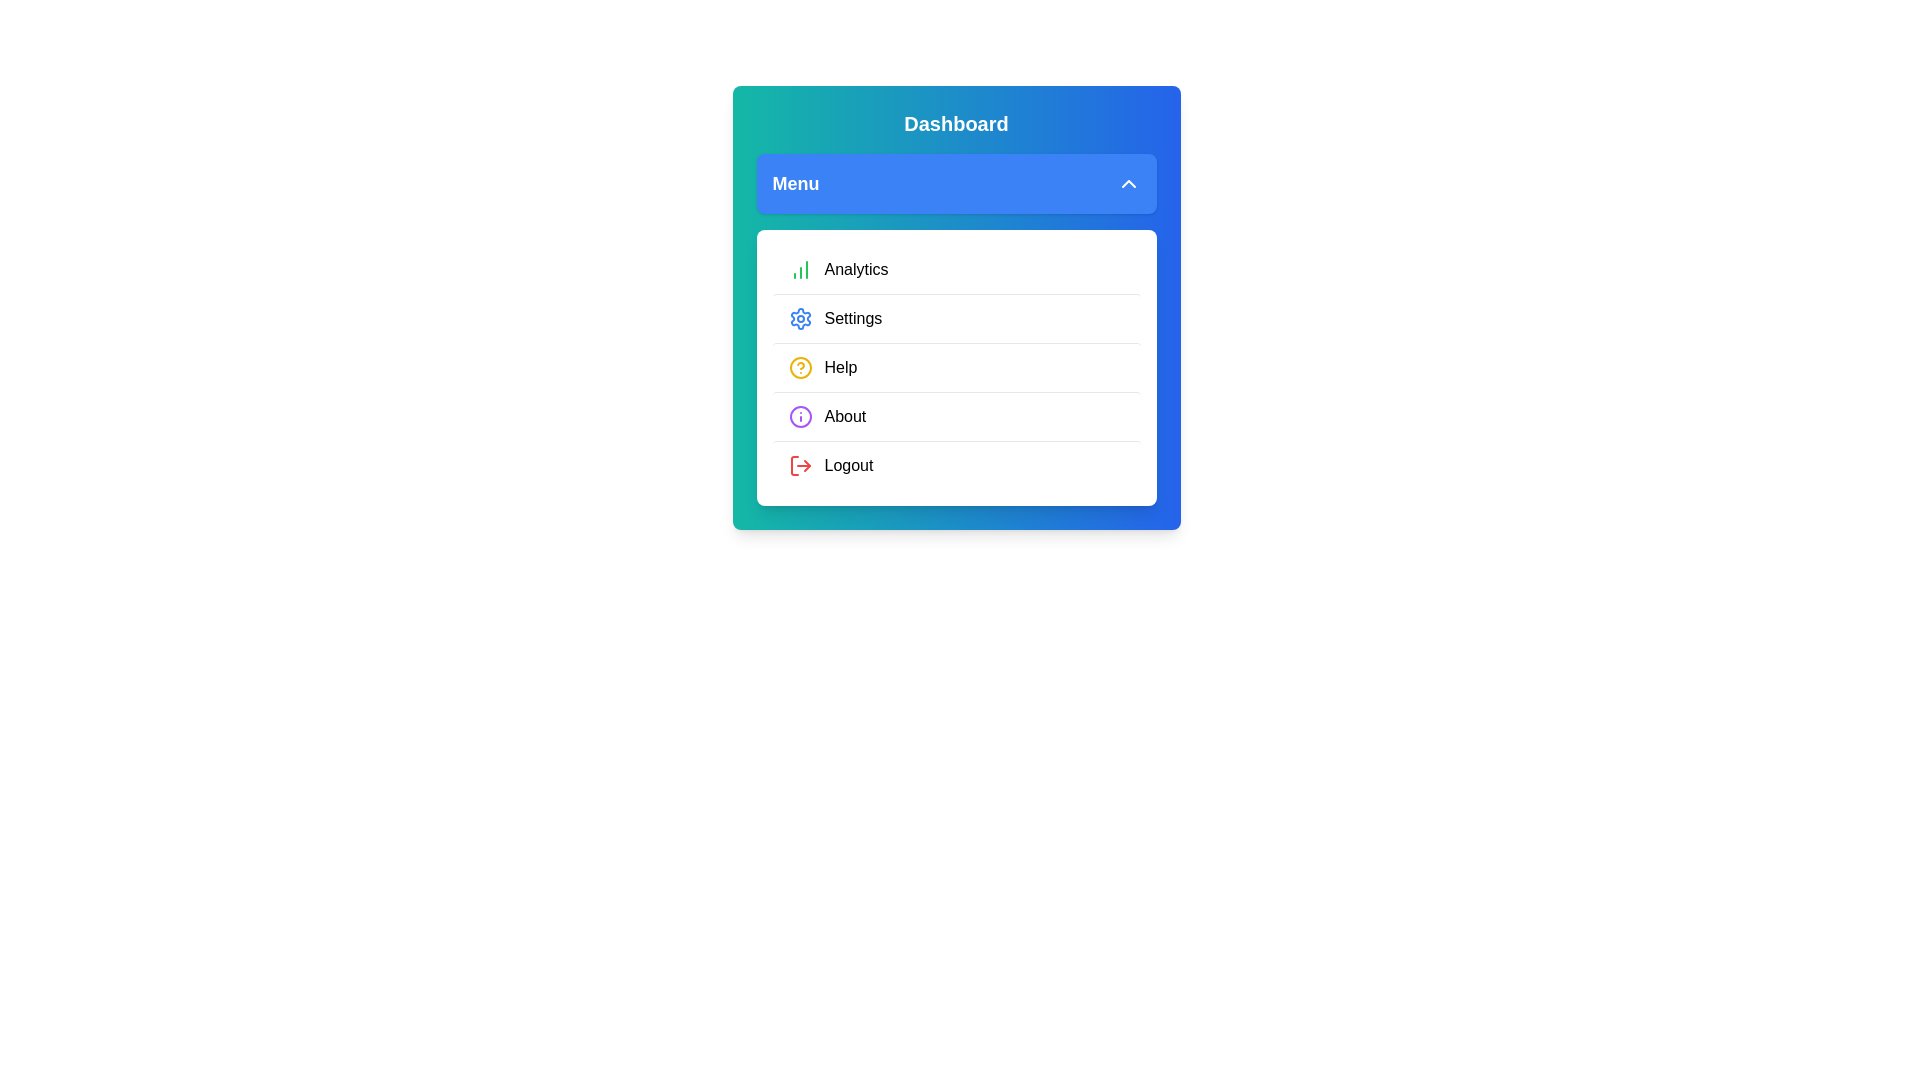 This screenshot has height=1080, width=1920. I want to click on the 'Analytics' text label, which is styled in black and located next to a green chart icon in the first position of a vertical menu list inside a dropdown, so click(856, 270).